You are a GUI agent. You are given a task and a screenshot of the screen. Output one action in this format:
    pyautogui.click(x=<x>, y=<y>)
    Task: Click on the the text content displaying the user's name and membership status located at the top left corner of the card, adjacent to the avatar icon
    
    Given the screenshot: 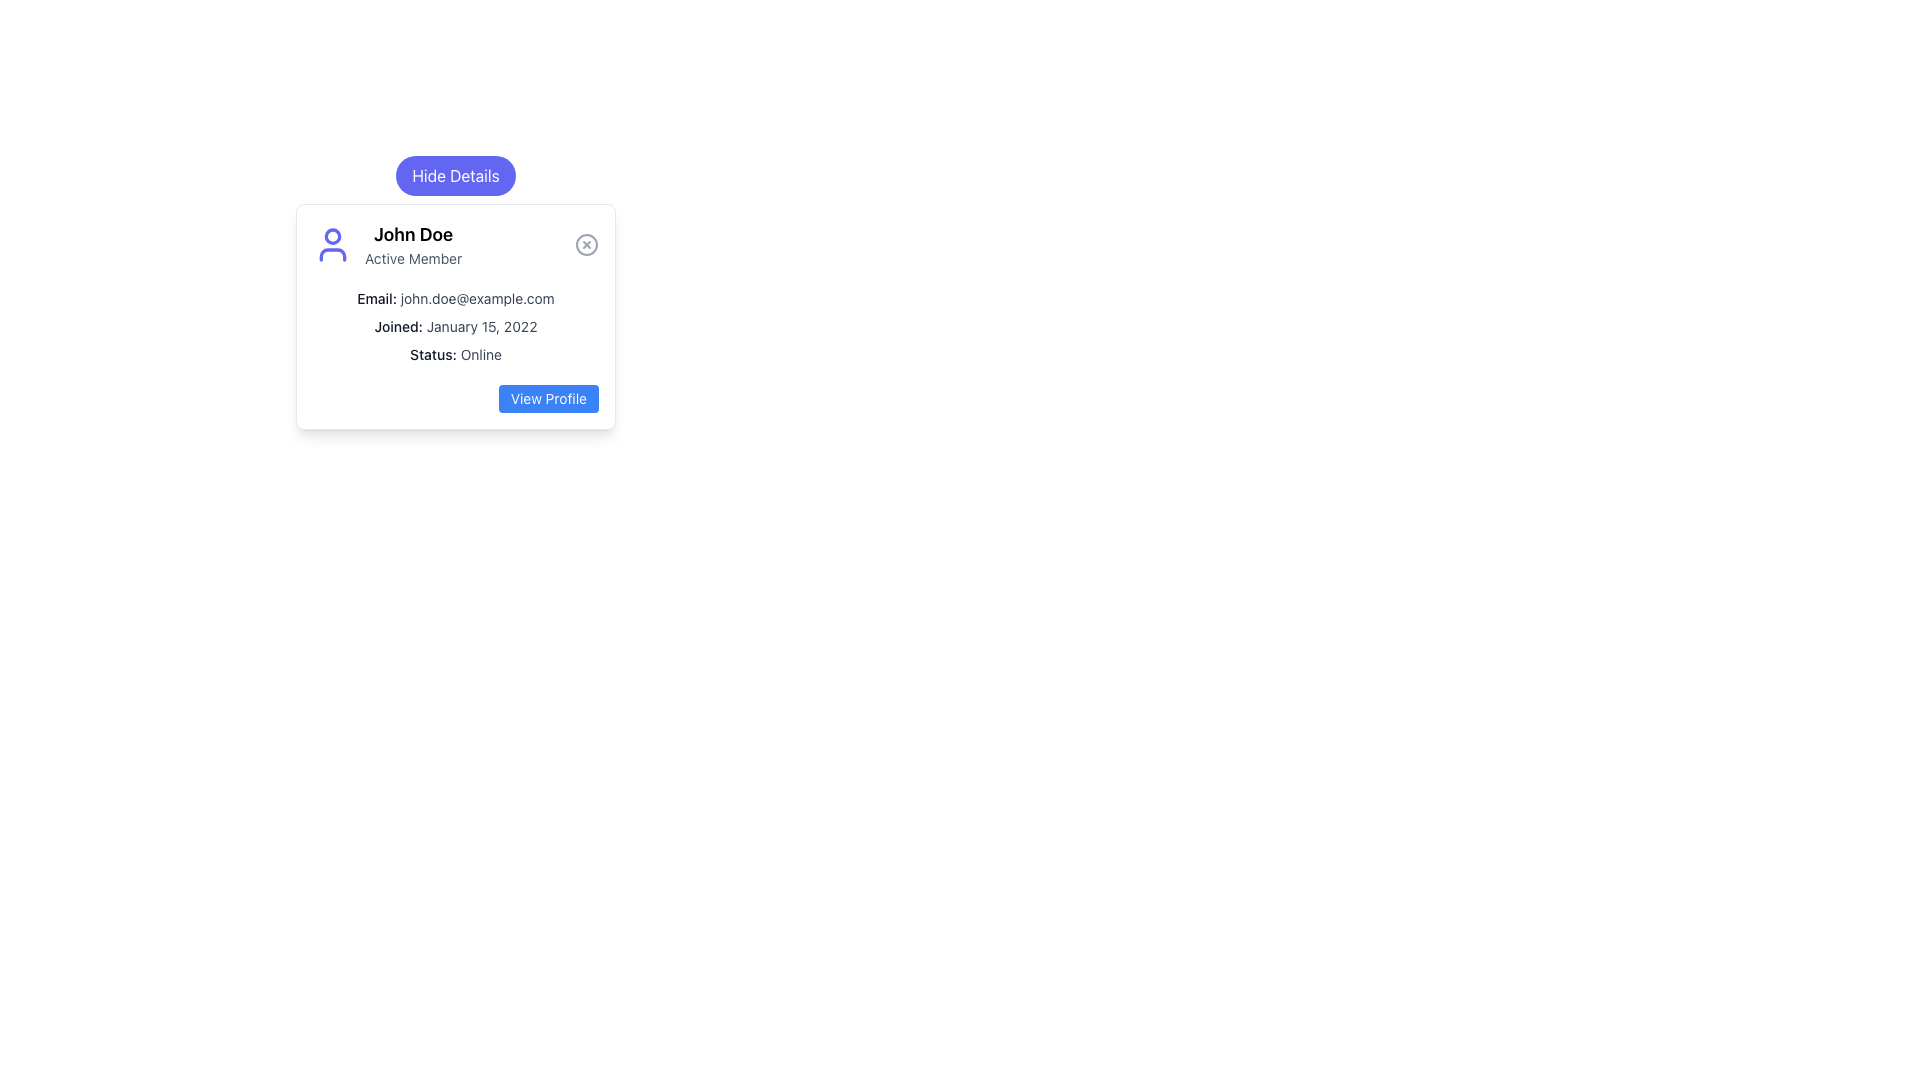 What is the action you would take?
    pyautogui.click(x=412, y=244)
    